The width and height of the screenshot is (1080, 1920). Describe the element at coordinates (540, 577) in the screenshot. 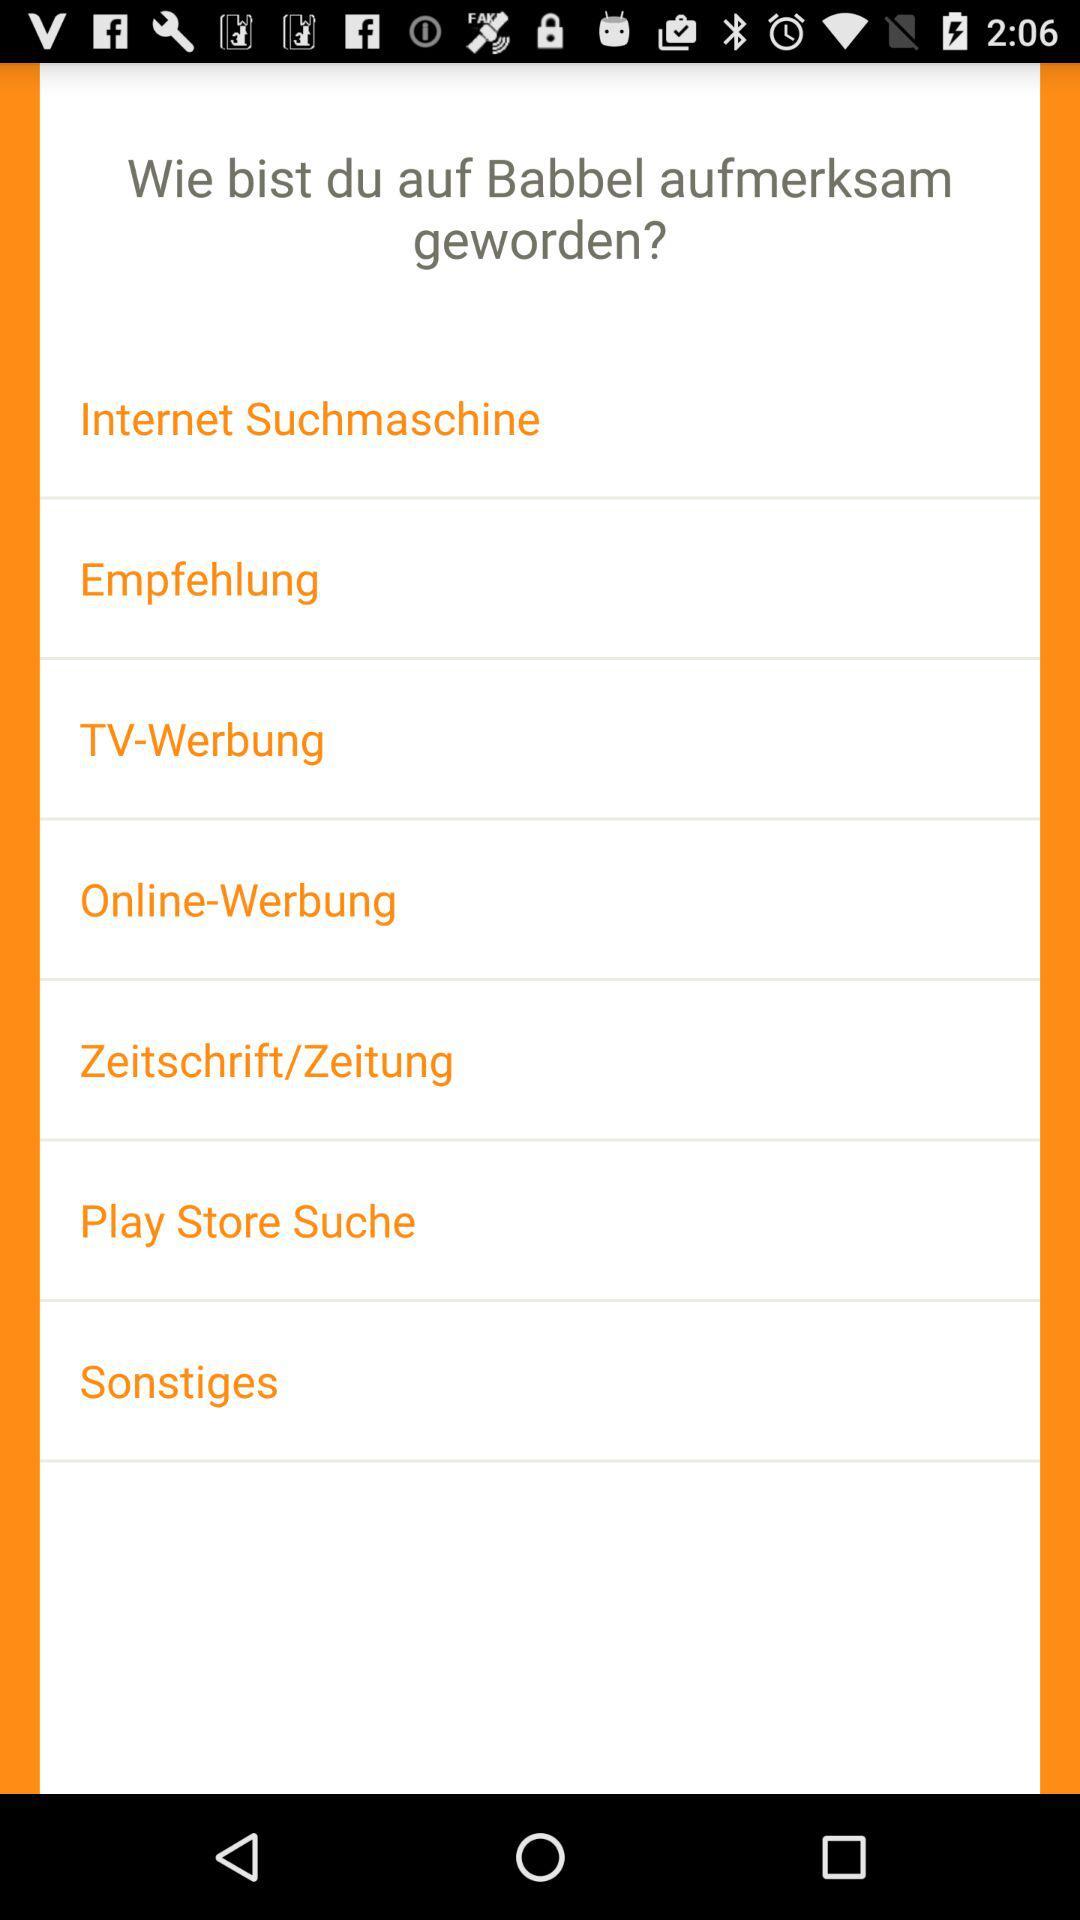

I see `the item above tv-werbung icon` at that location.